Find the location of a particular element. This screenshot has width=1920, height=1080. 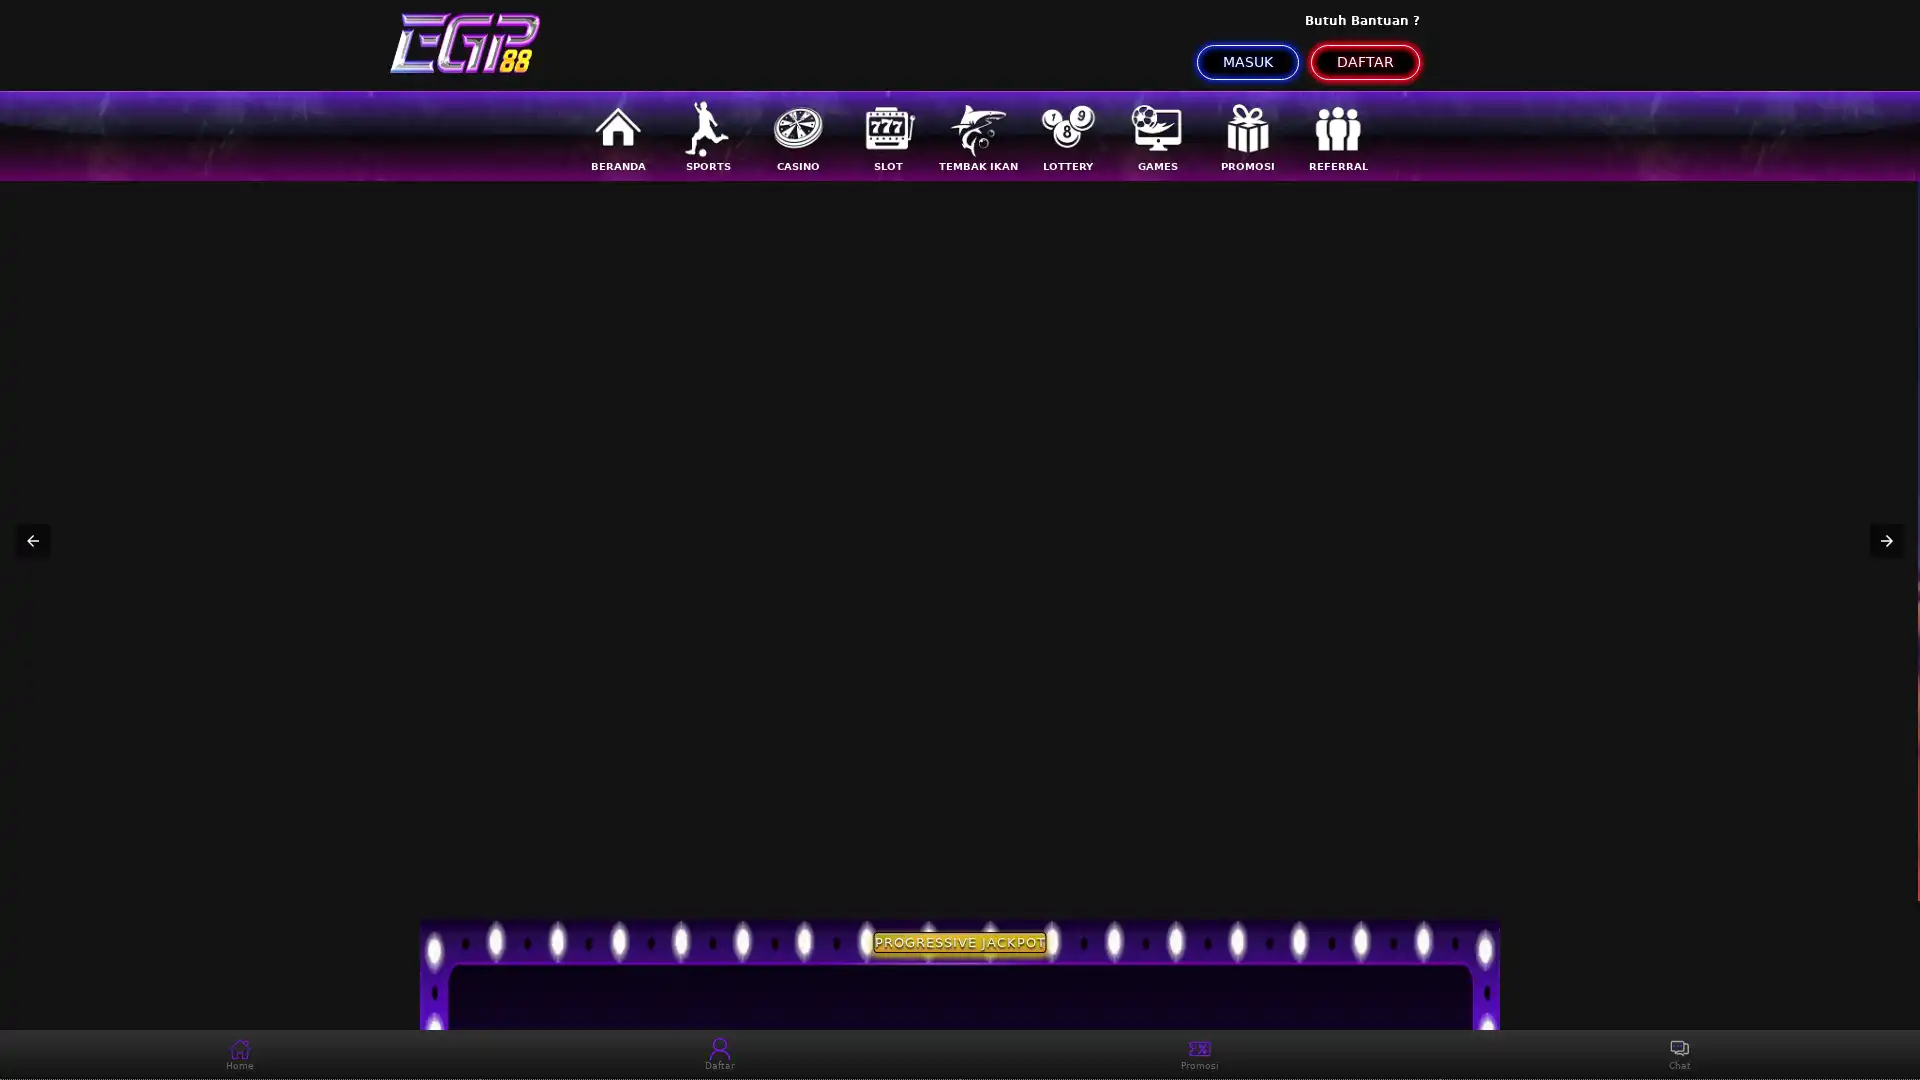

Previous item in carousel (4 of 4) is located at coordinates (33, 540).